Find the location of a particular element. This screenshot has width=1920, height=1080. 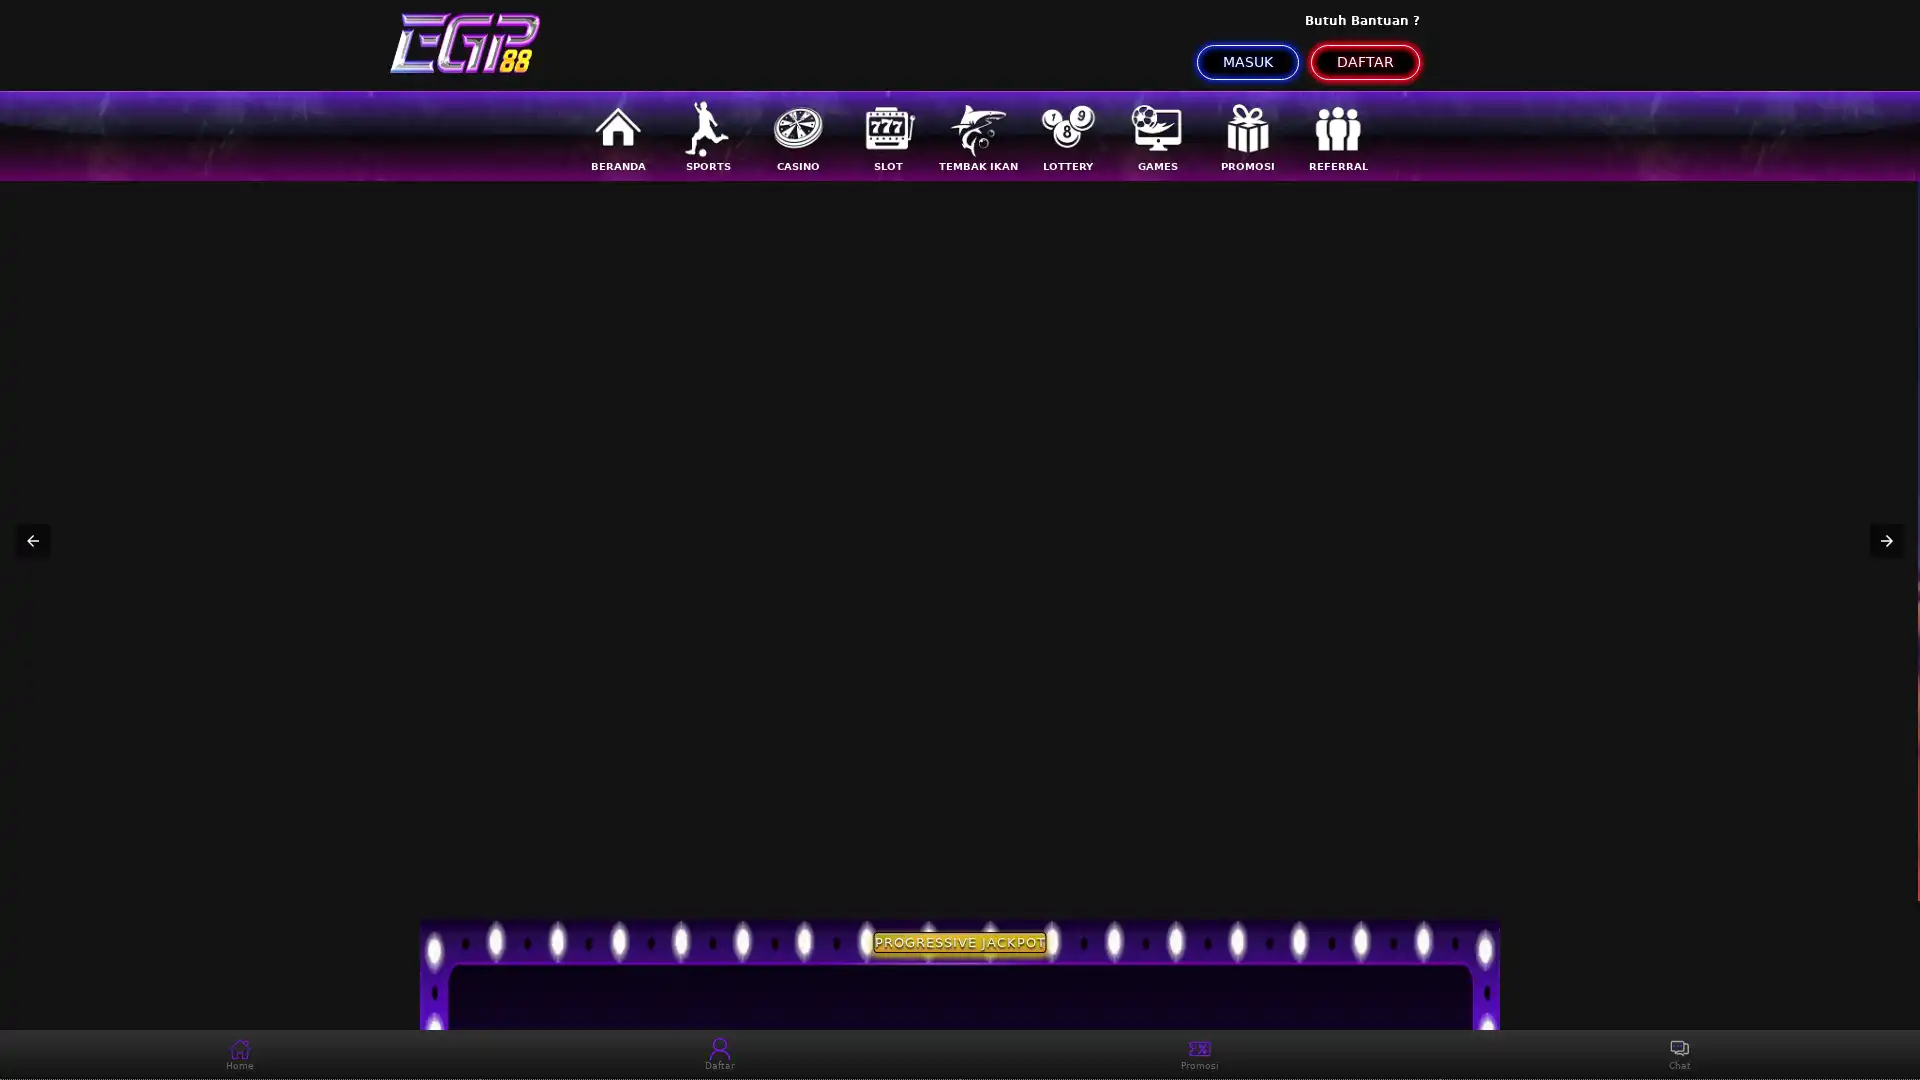

Previous item in carousel (4 of 4) is located at coordinates (33, 540).